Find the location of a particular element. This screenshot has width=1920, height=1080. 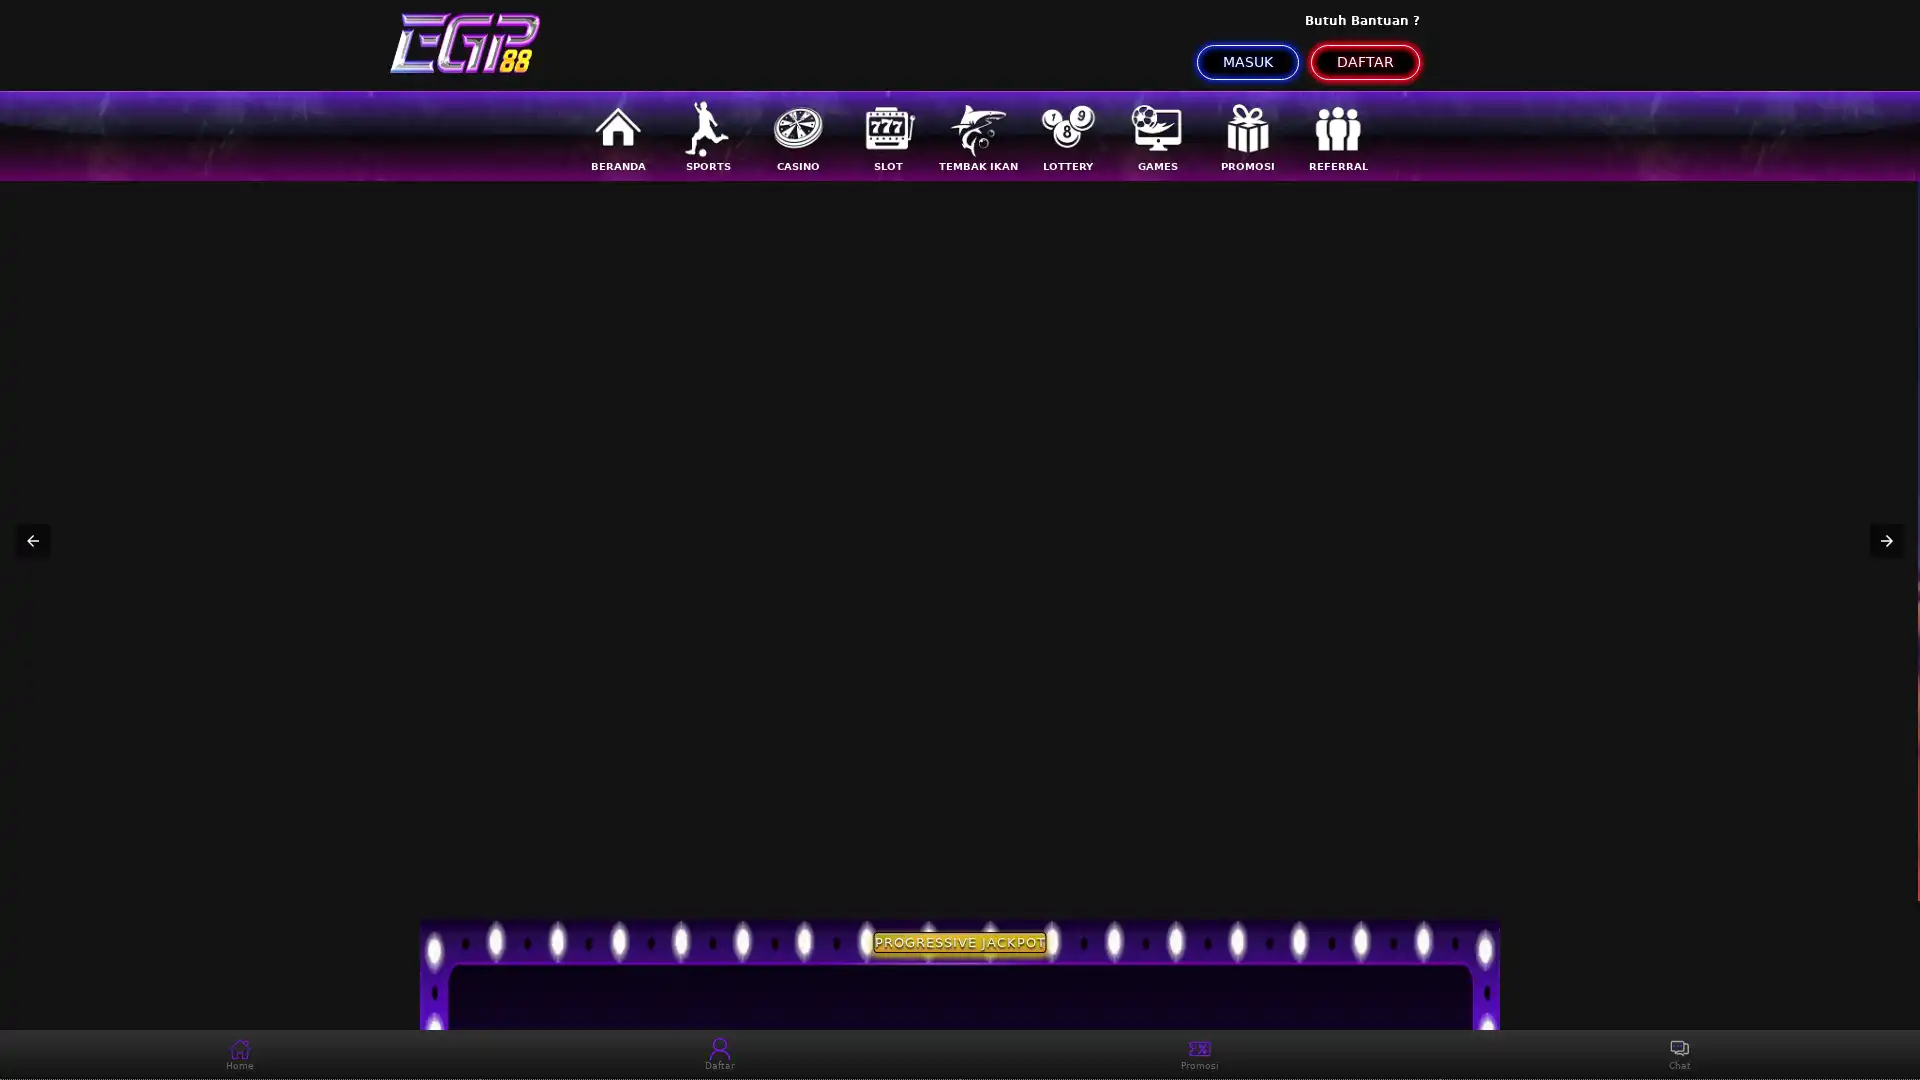

Previous item in carousel (4 of 4) is located at coordinates (33, 540).